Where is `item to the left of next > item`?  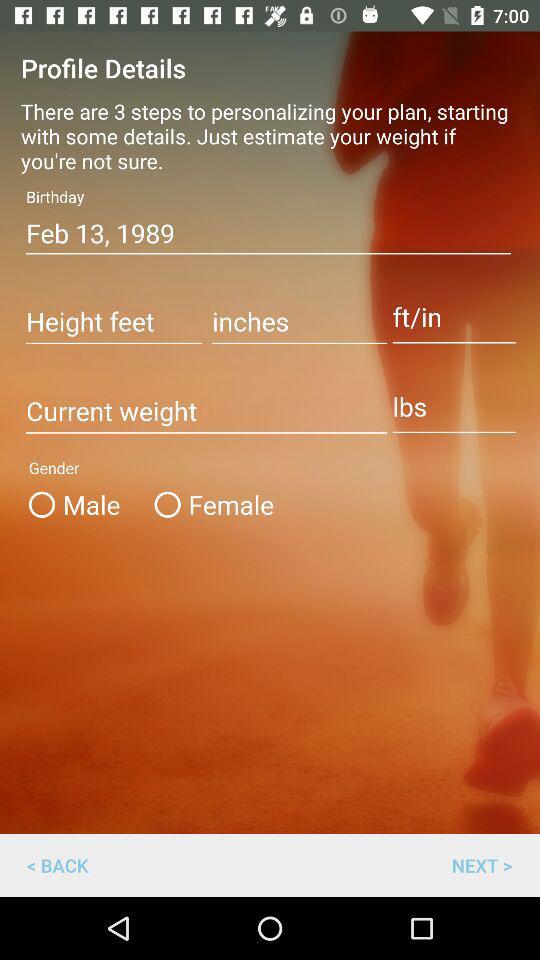
item to the left of next > item is located at coordinates (57, 864).